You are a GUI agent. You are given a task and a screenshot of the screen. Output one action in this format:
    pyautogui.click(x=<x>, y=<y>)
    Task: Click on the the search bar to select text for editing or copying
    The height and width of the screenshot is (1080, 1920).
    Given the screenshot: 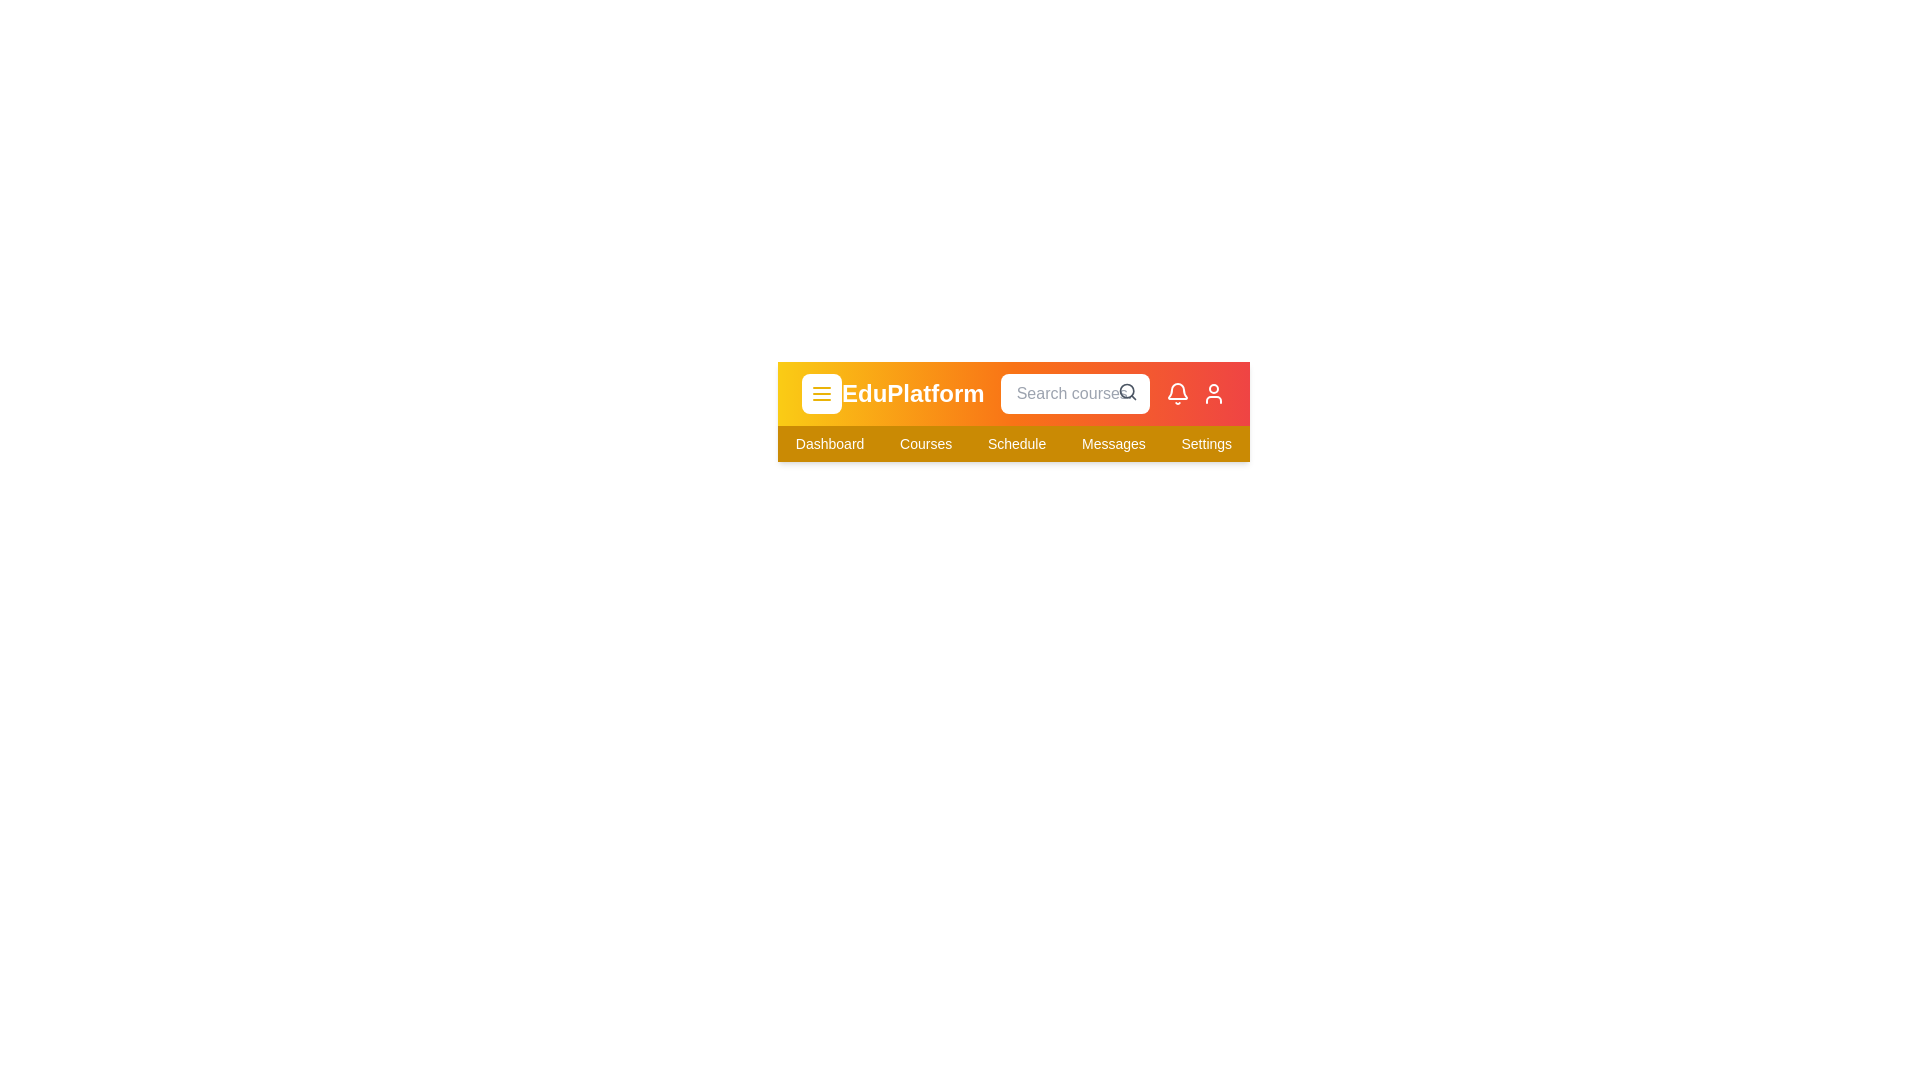 What is the action you would take?
    pyautogui.click(x=1074, y=393)
    